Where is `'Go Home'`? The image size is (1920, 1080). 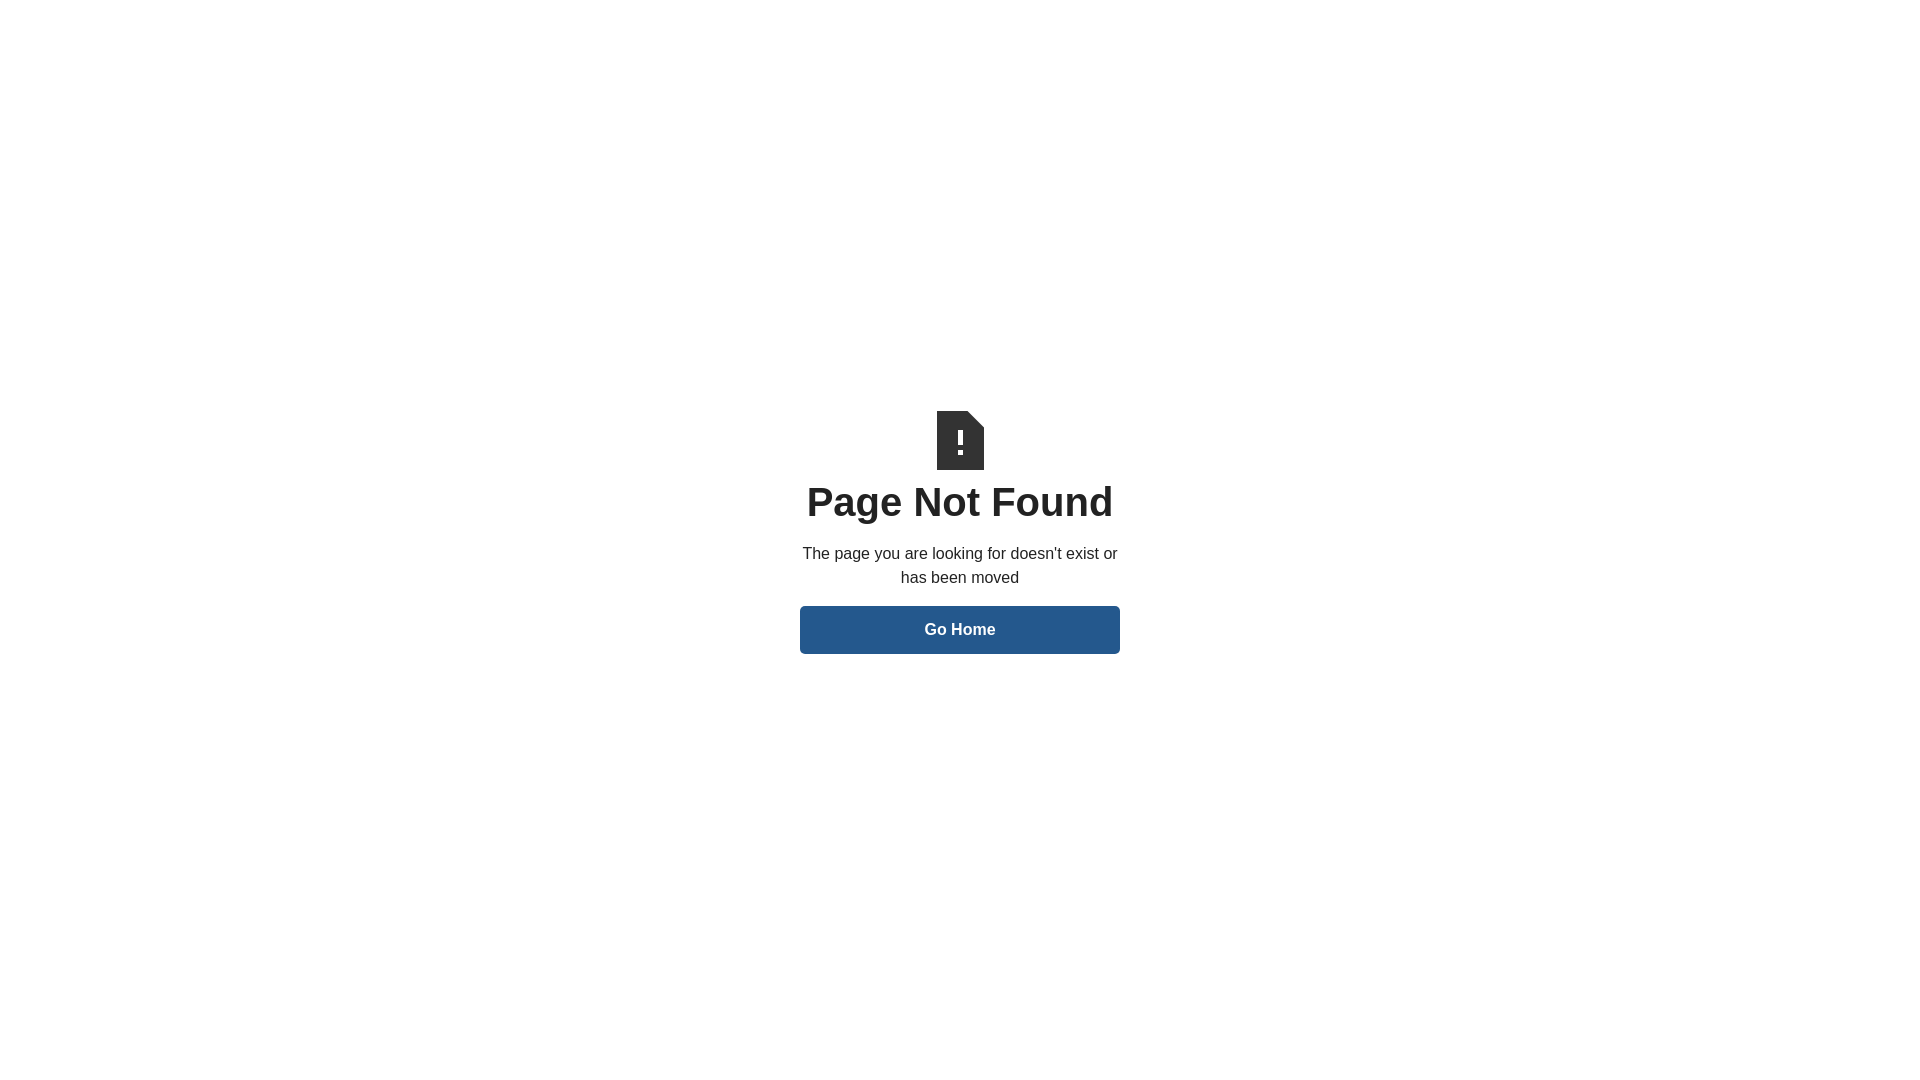
'Go Home' is located at coordinates (960, 628).